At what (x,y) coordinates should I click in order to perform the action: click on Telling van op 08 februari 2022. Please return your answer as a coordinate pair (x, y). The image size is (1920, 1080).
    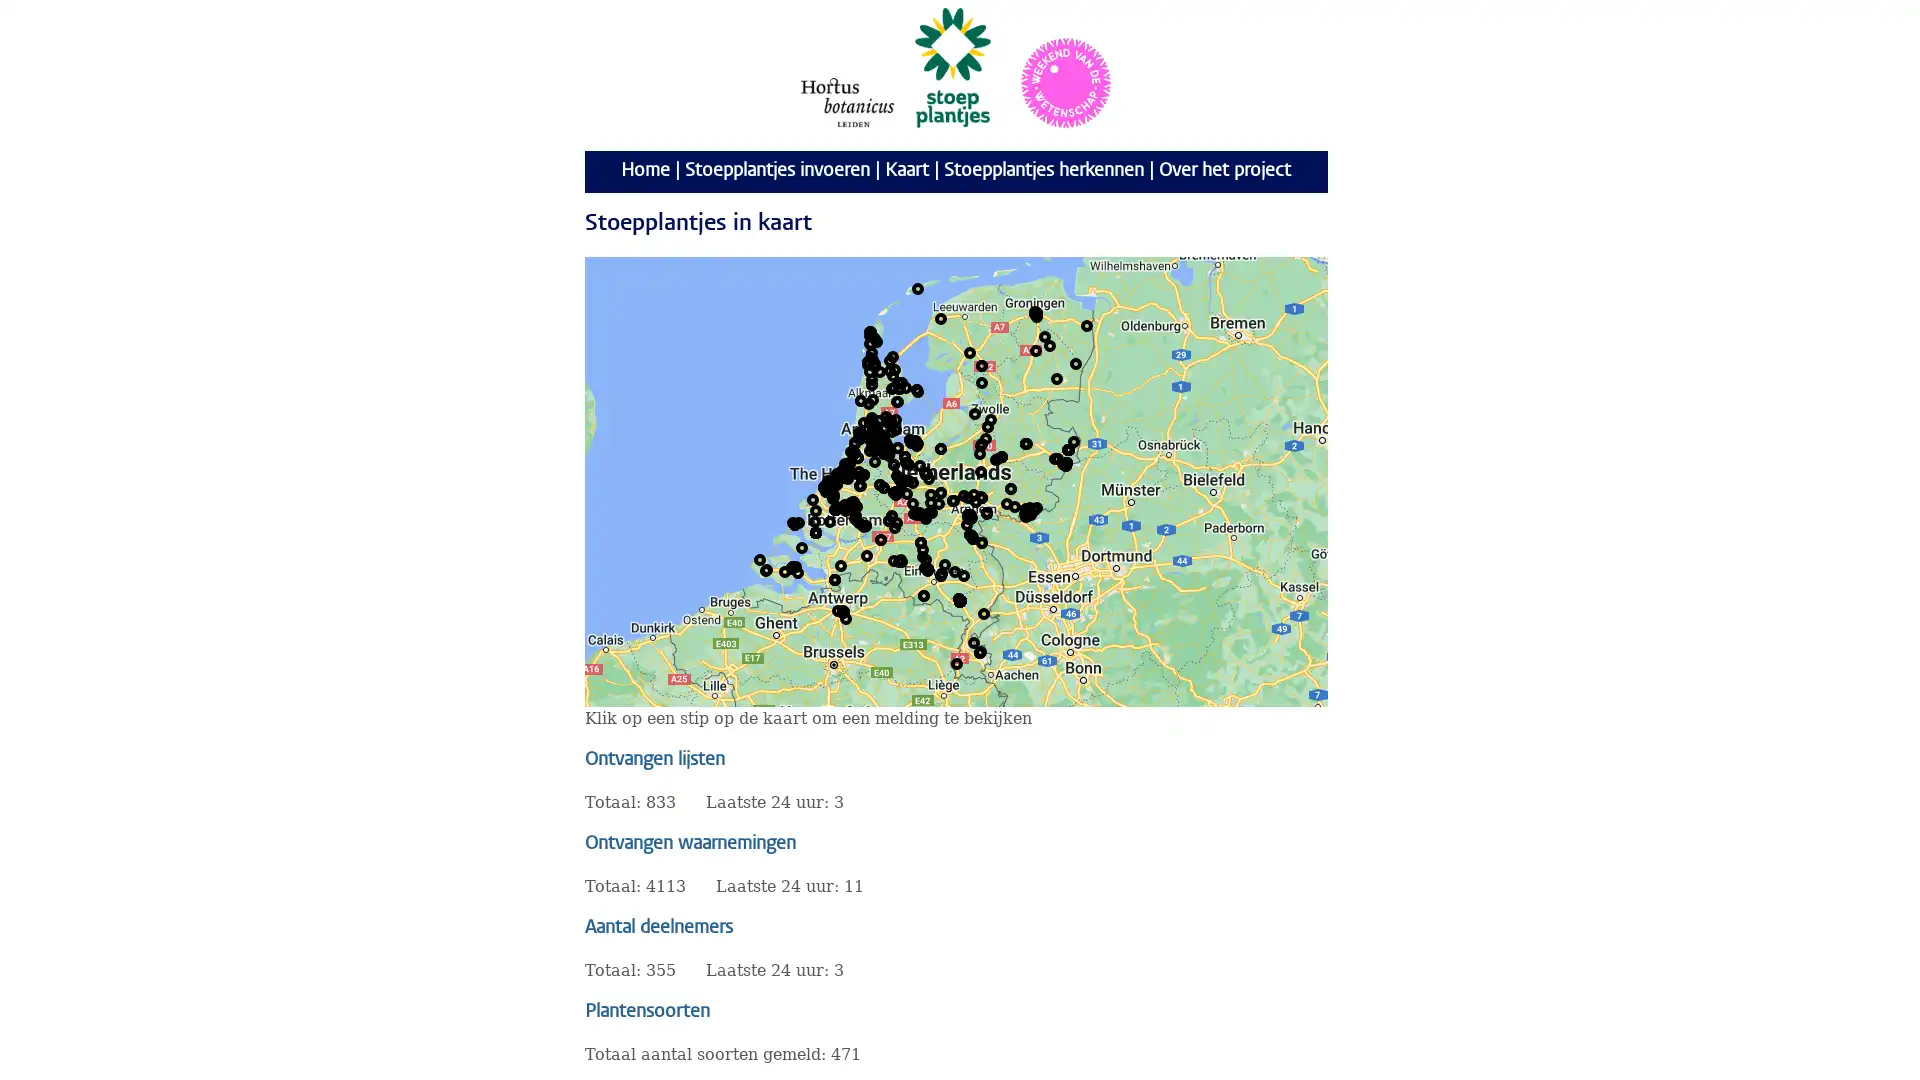
    Looking at the image, I should click on (874, 450).